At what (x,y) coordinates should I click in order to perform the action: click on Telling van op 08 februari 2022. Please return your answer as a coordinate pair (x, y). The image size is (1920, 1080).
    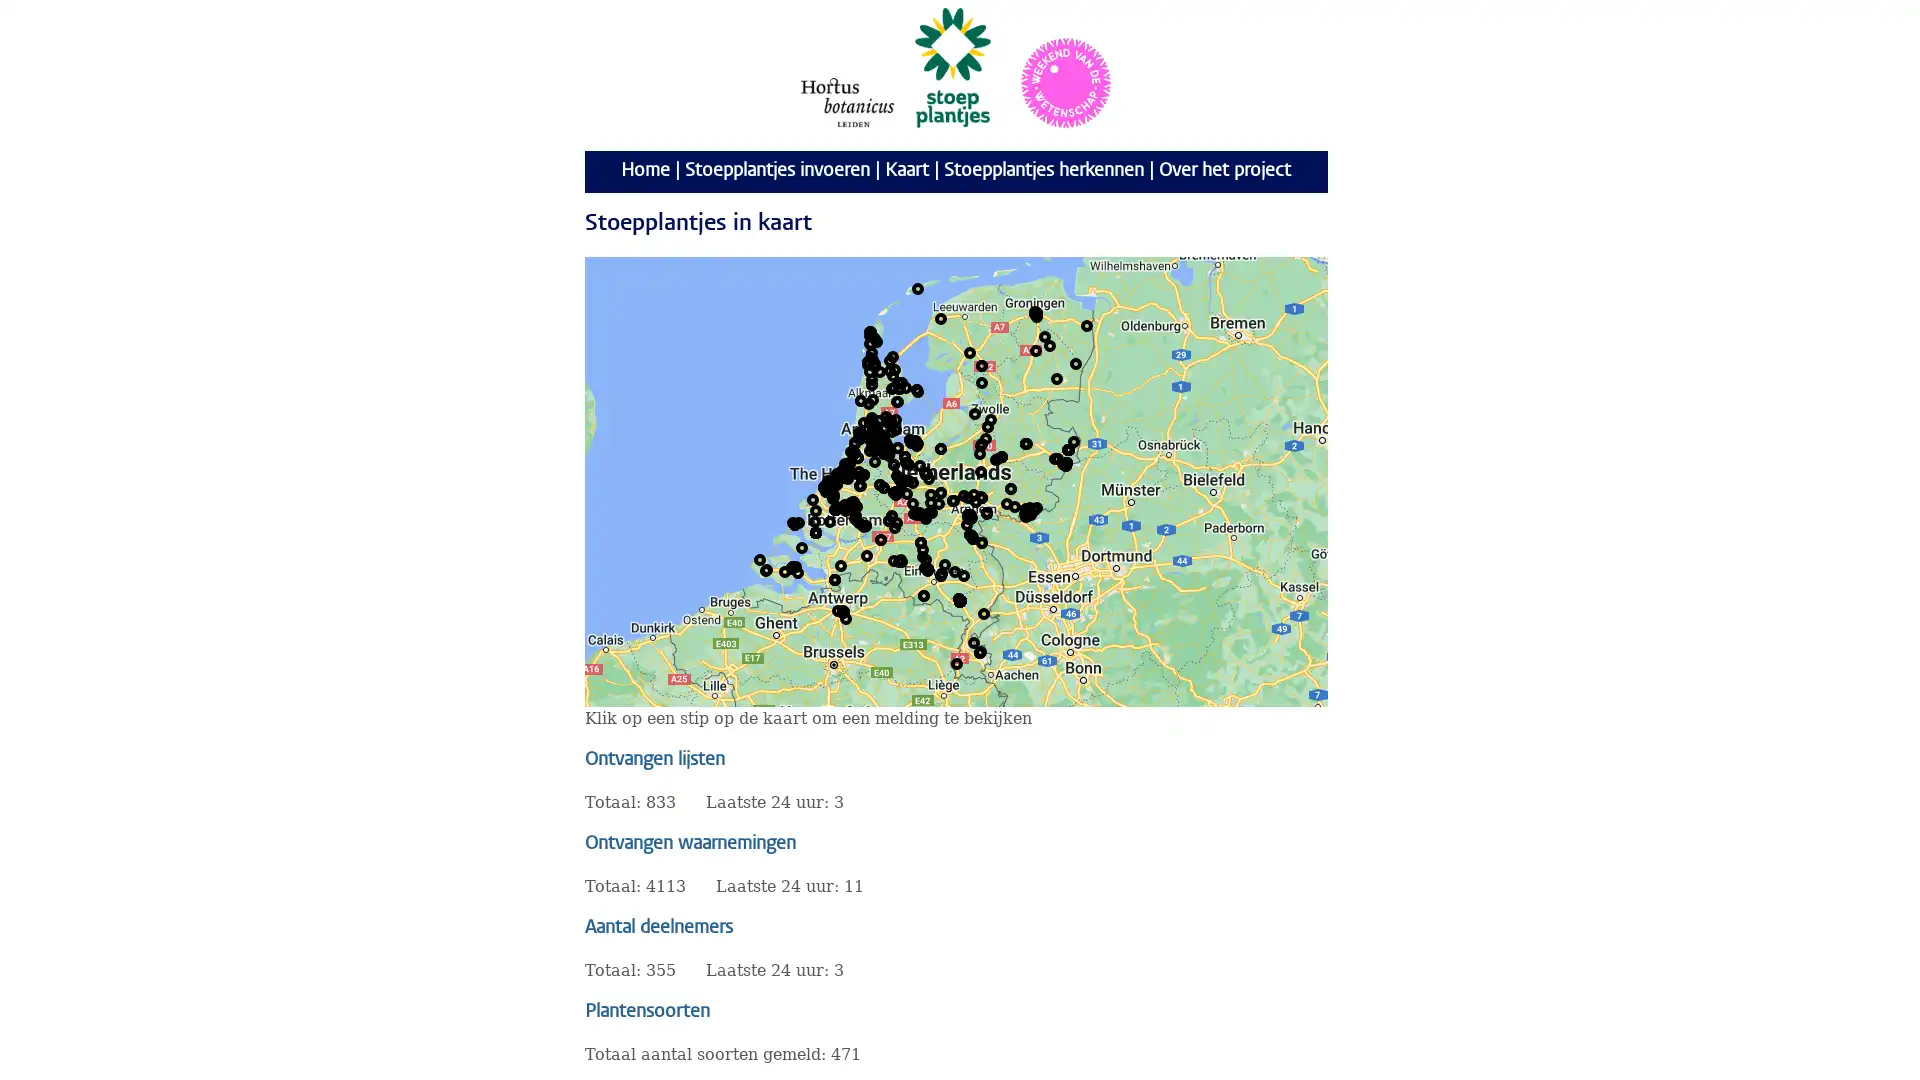
    Looking at the image, I should click on (874, 450).